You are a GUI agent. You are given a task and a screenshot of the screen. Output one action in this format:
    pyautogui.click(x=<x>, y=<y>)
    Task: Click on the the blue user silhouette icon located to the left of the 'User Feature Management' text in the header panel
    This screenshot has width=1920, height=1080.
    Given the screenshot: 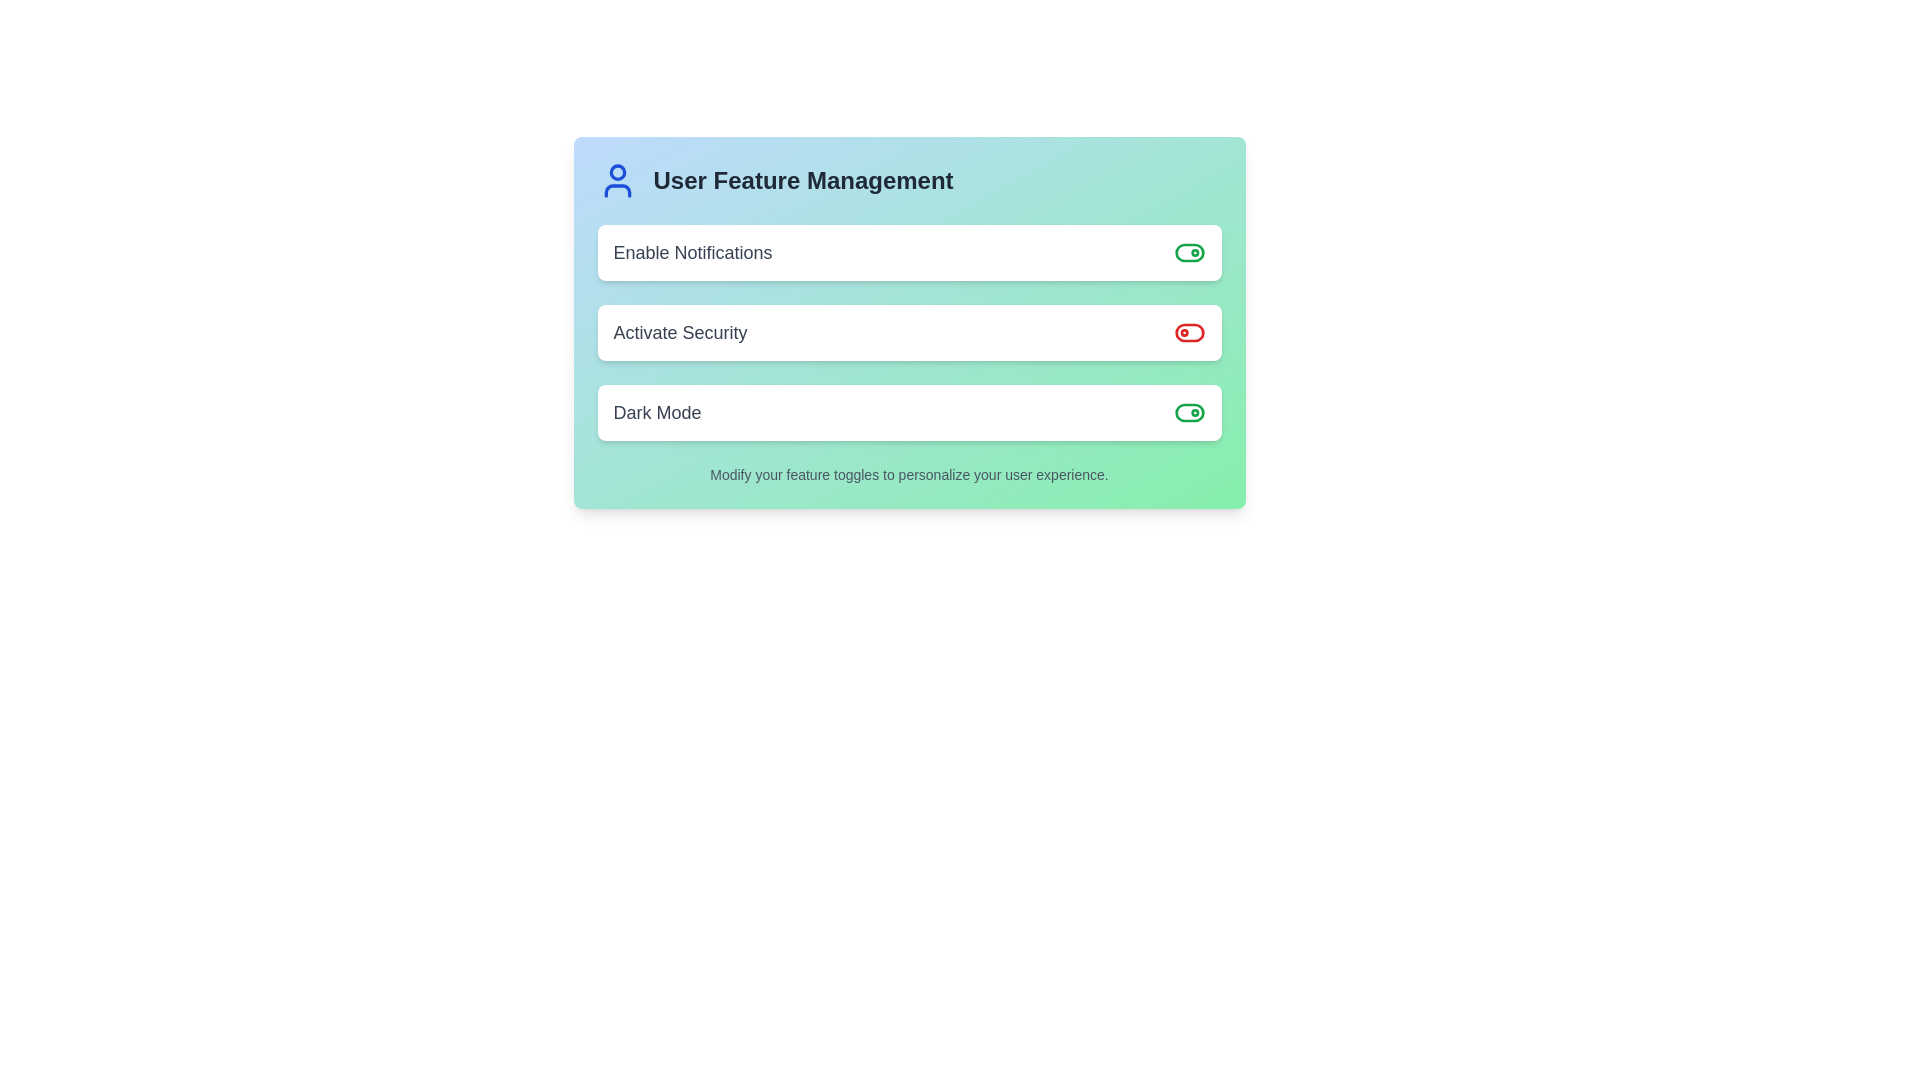 What is the action you would take?
    pyautogui.click(x=616, y=181)
    